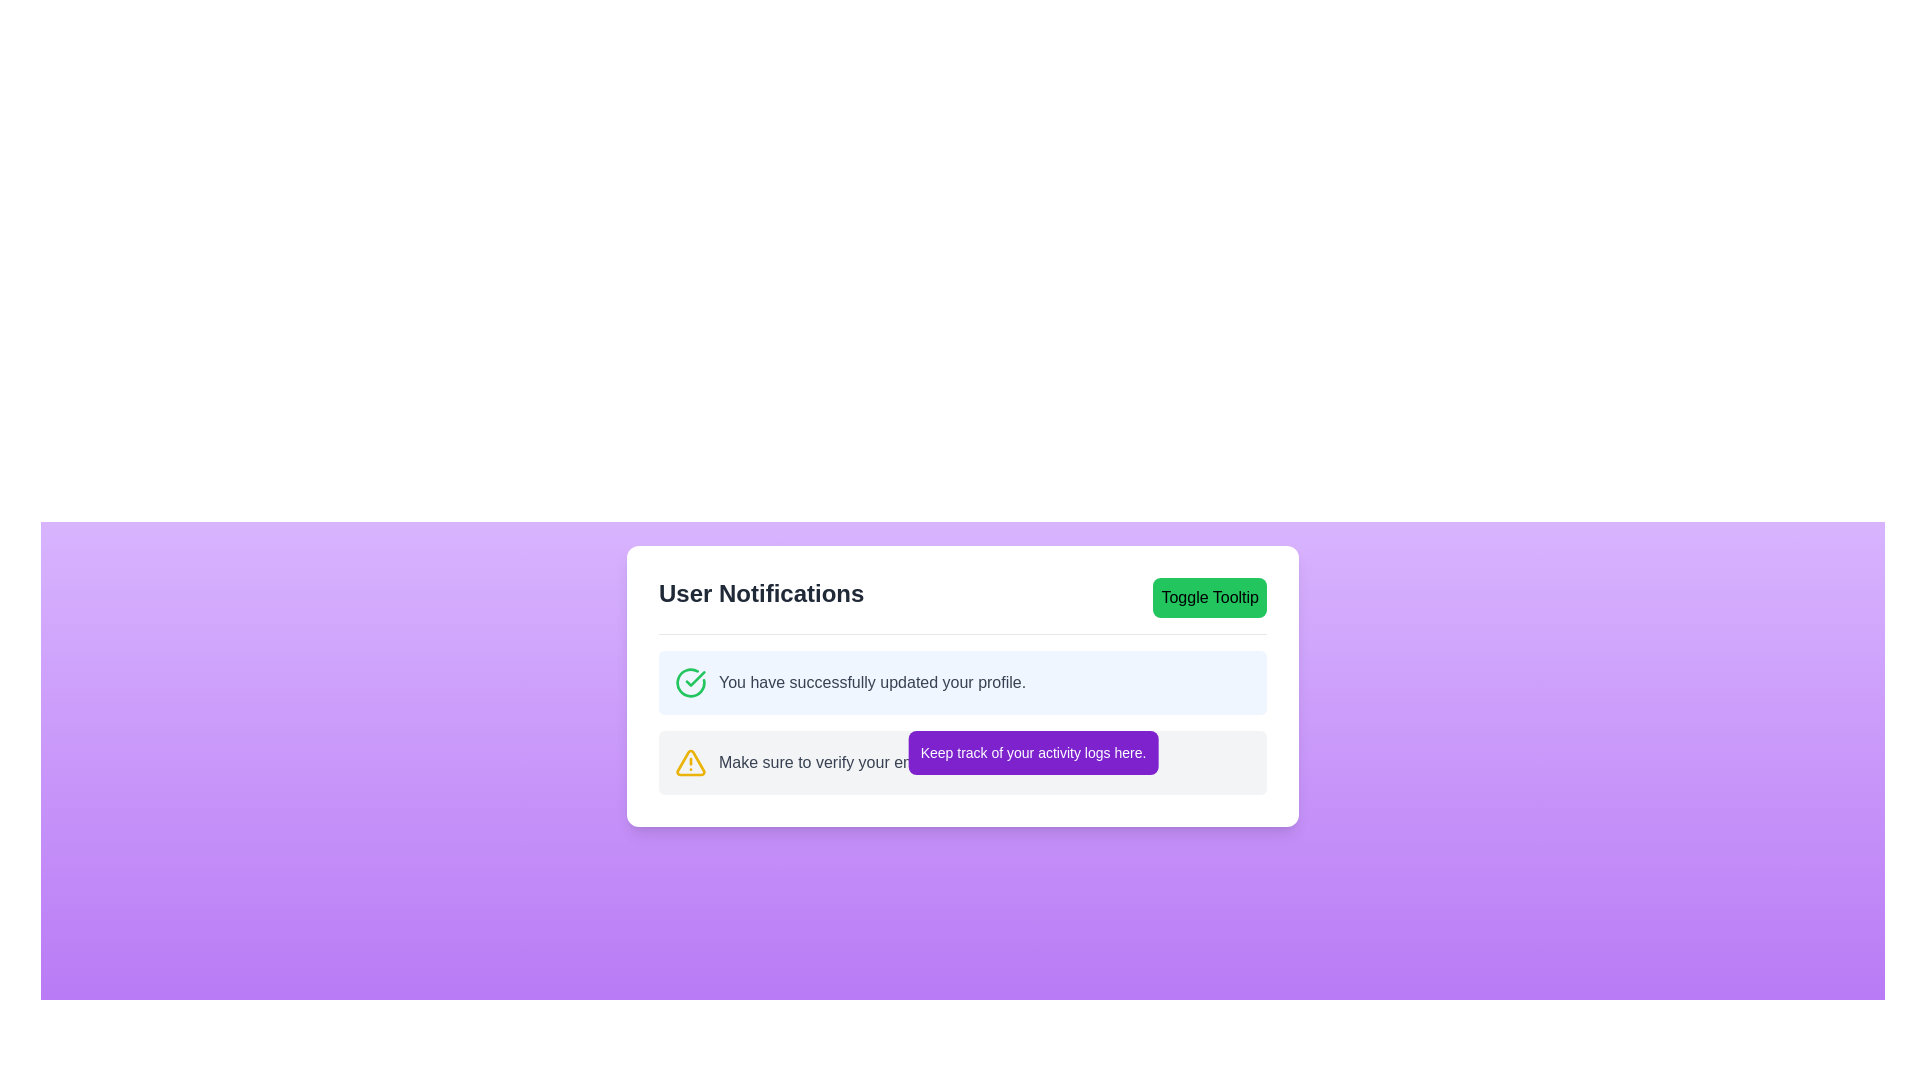  What do you see at coordinates (1033, 752) in the screenshot?
I see `the tooltip element with a purple background that displays the text 'Keep track of your activity logs here.' located in the lower notification area to the right of the warning icon` at bounding box center [1033, 752].